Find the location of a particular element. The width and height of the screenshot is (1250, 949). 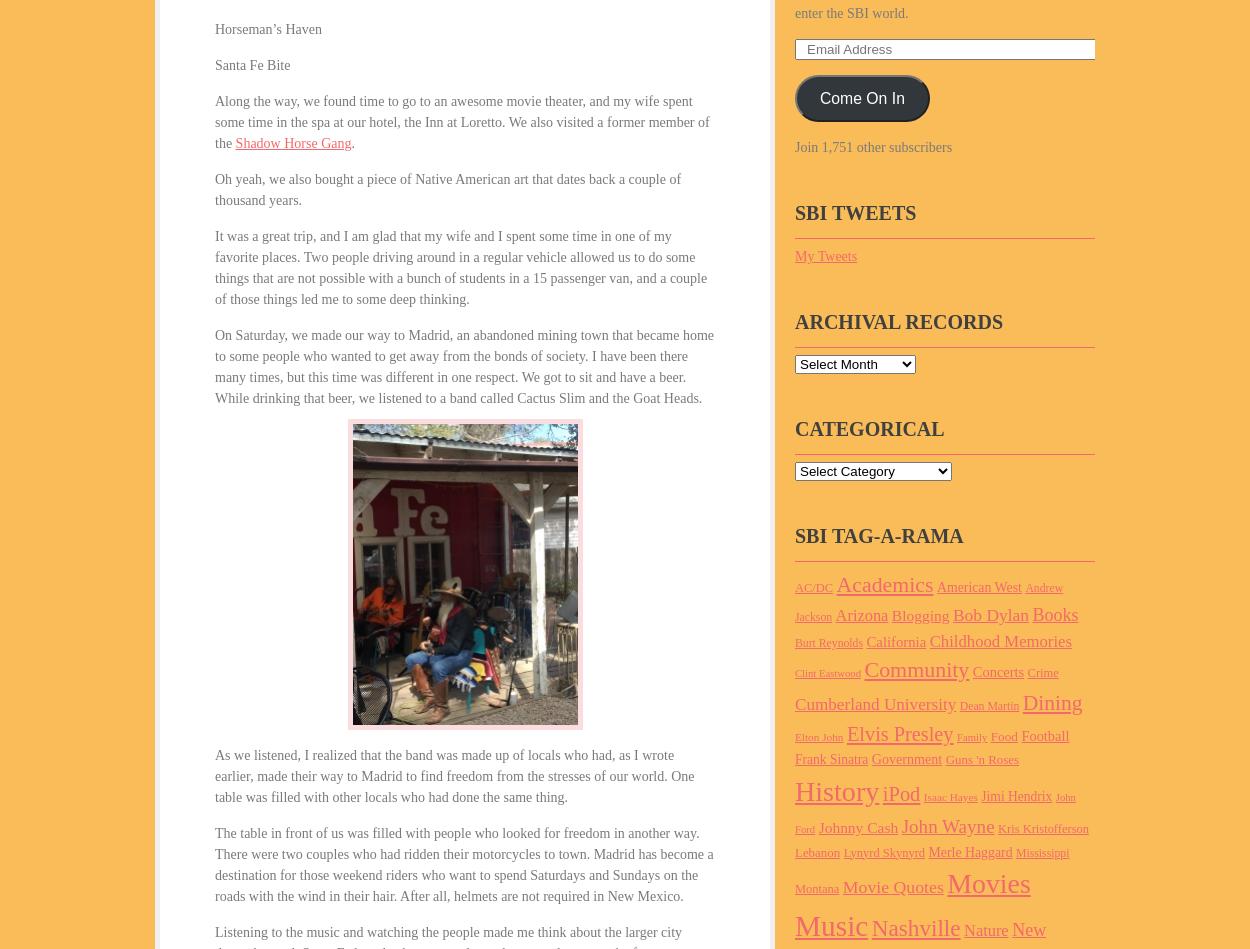

'SBI Tag-a-Rama' is located at coordinates (879, 534).